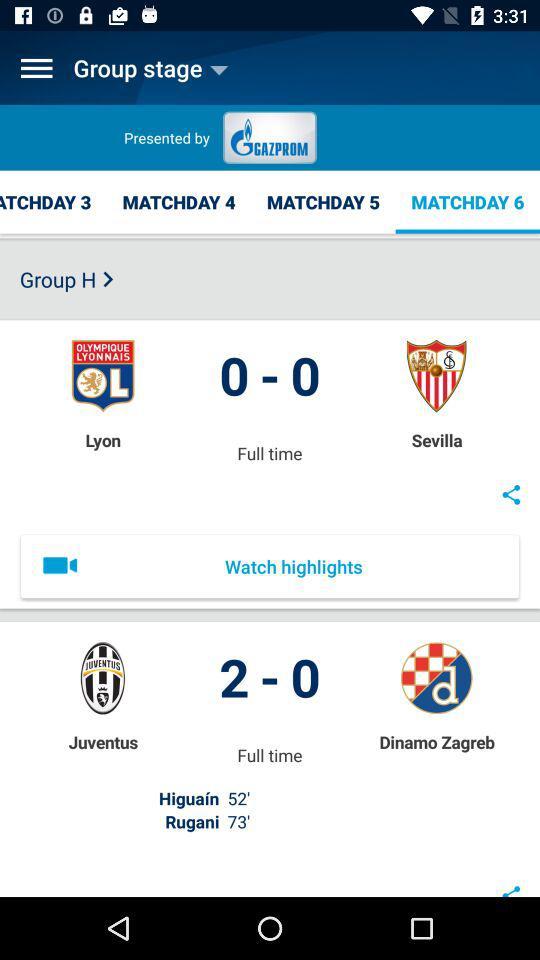  I want to click on item next to the group stage icon, so click(36, 68).